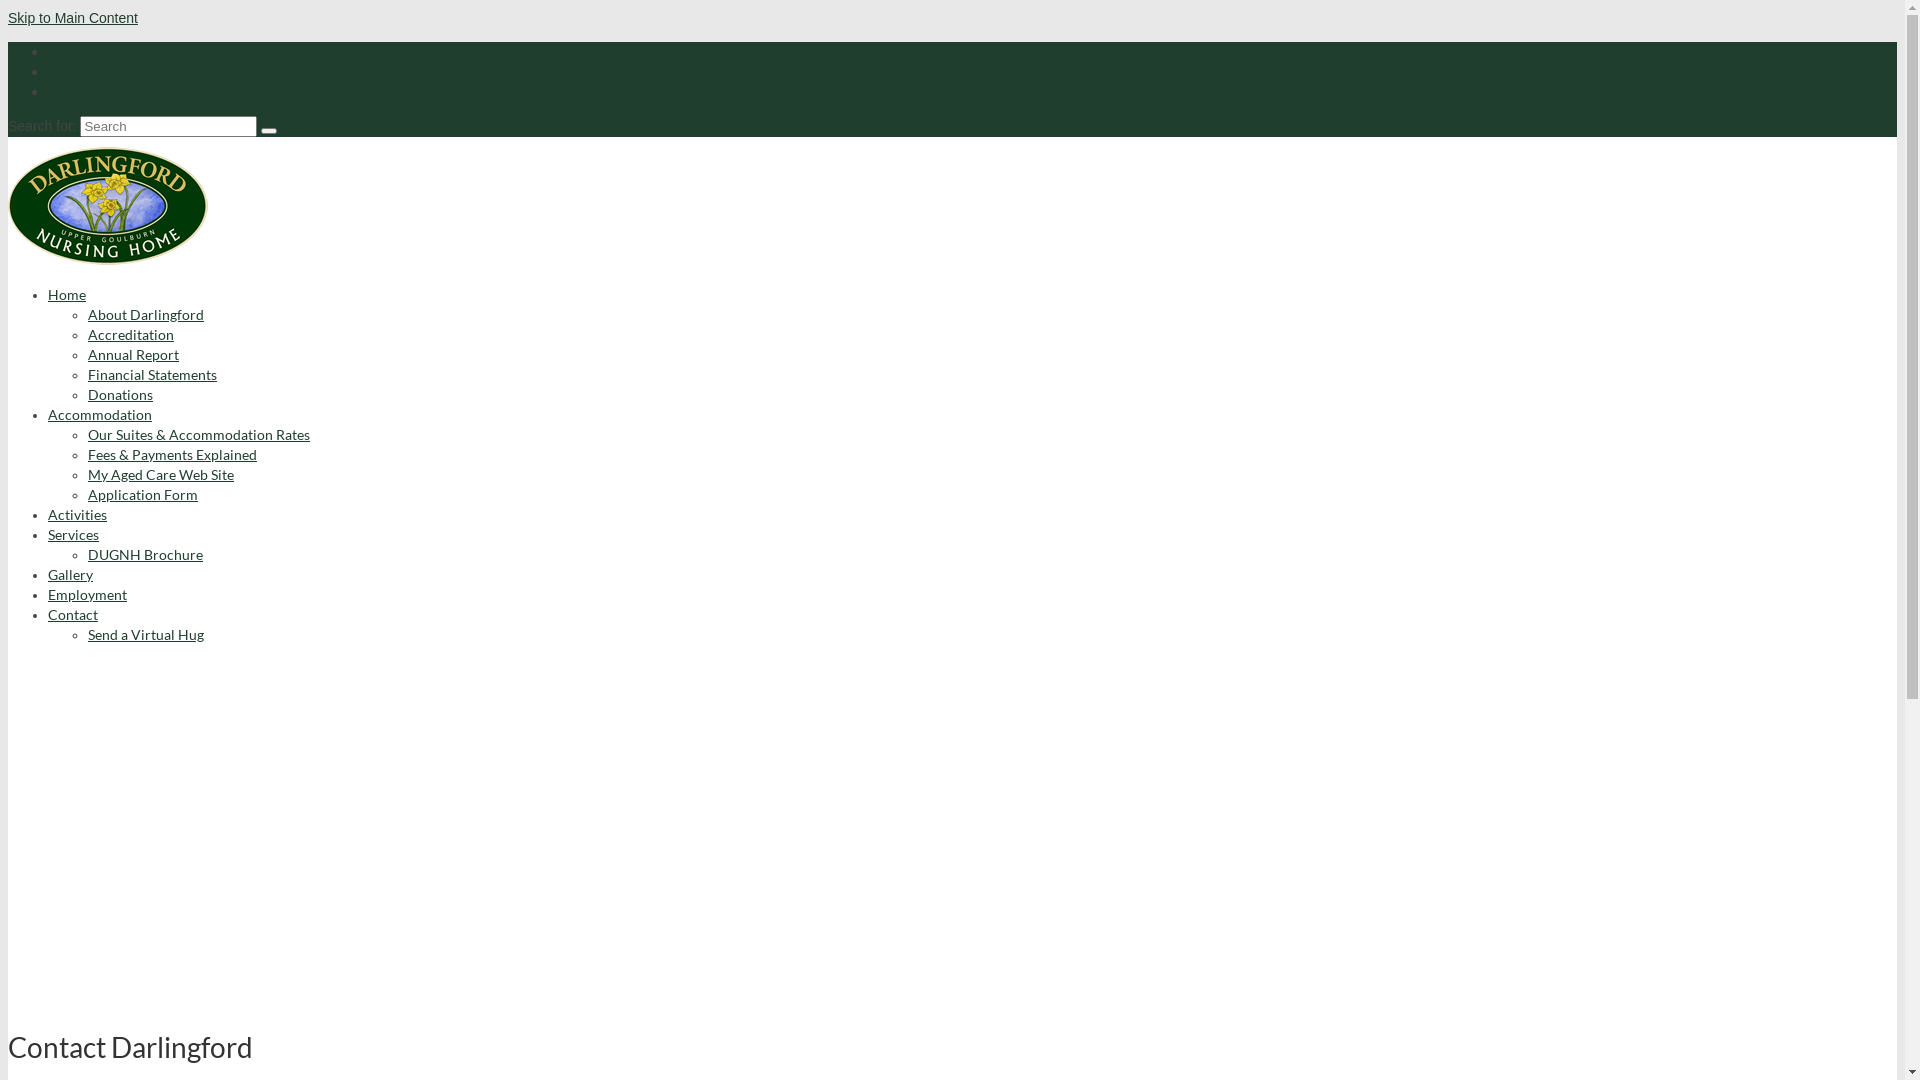 Image resolution: width=1920 pixels, height=1080 pixels. Describe the element at coordinates (132, 353) in the screenshot. I see `'Annual Report'` at that location.